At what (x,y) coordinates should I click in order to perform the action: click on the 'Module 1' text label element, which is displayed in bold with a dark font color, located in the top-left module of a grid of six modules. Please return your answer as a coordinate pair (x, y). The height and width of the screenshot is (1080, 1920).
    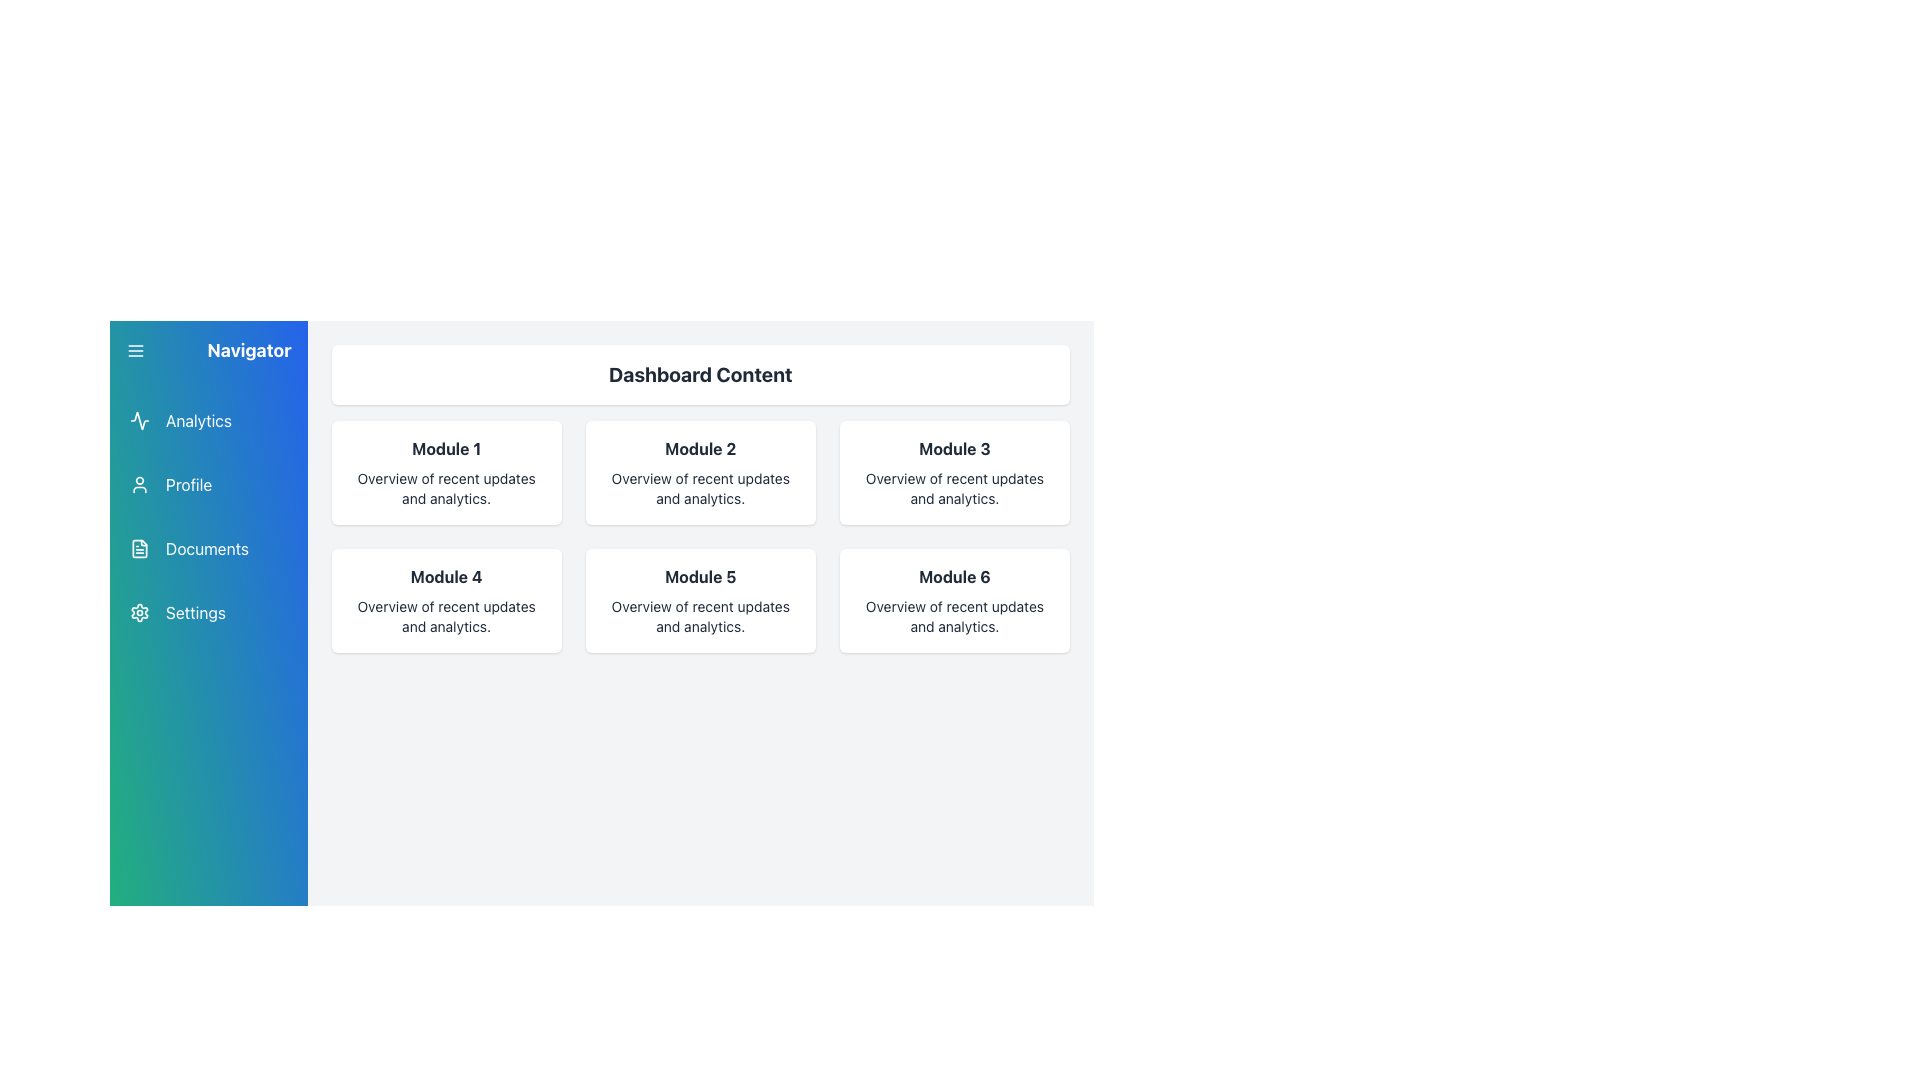
    Looking at the image, I should click on (445, 447).